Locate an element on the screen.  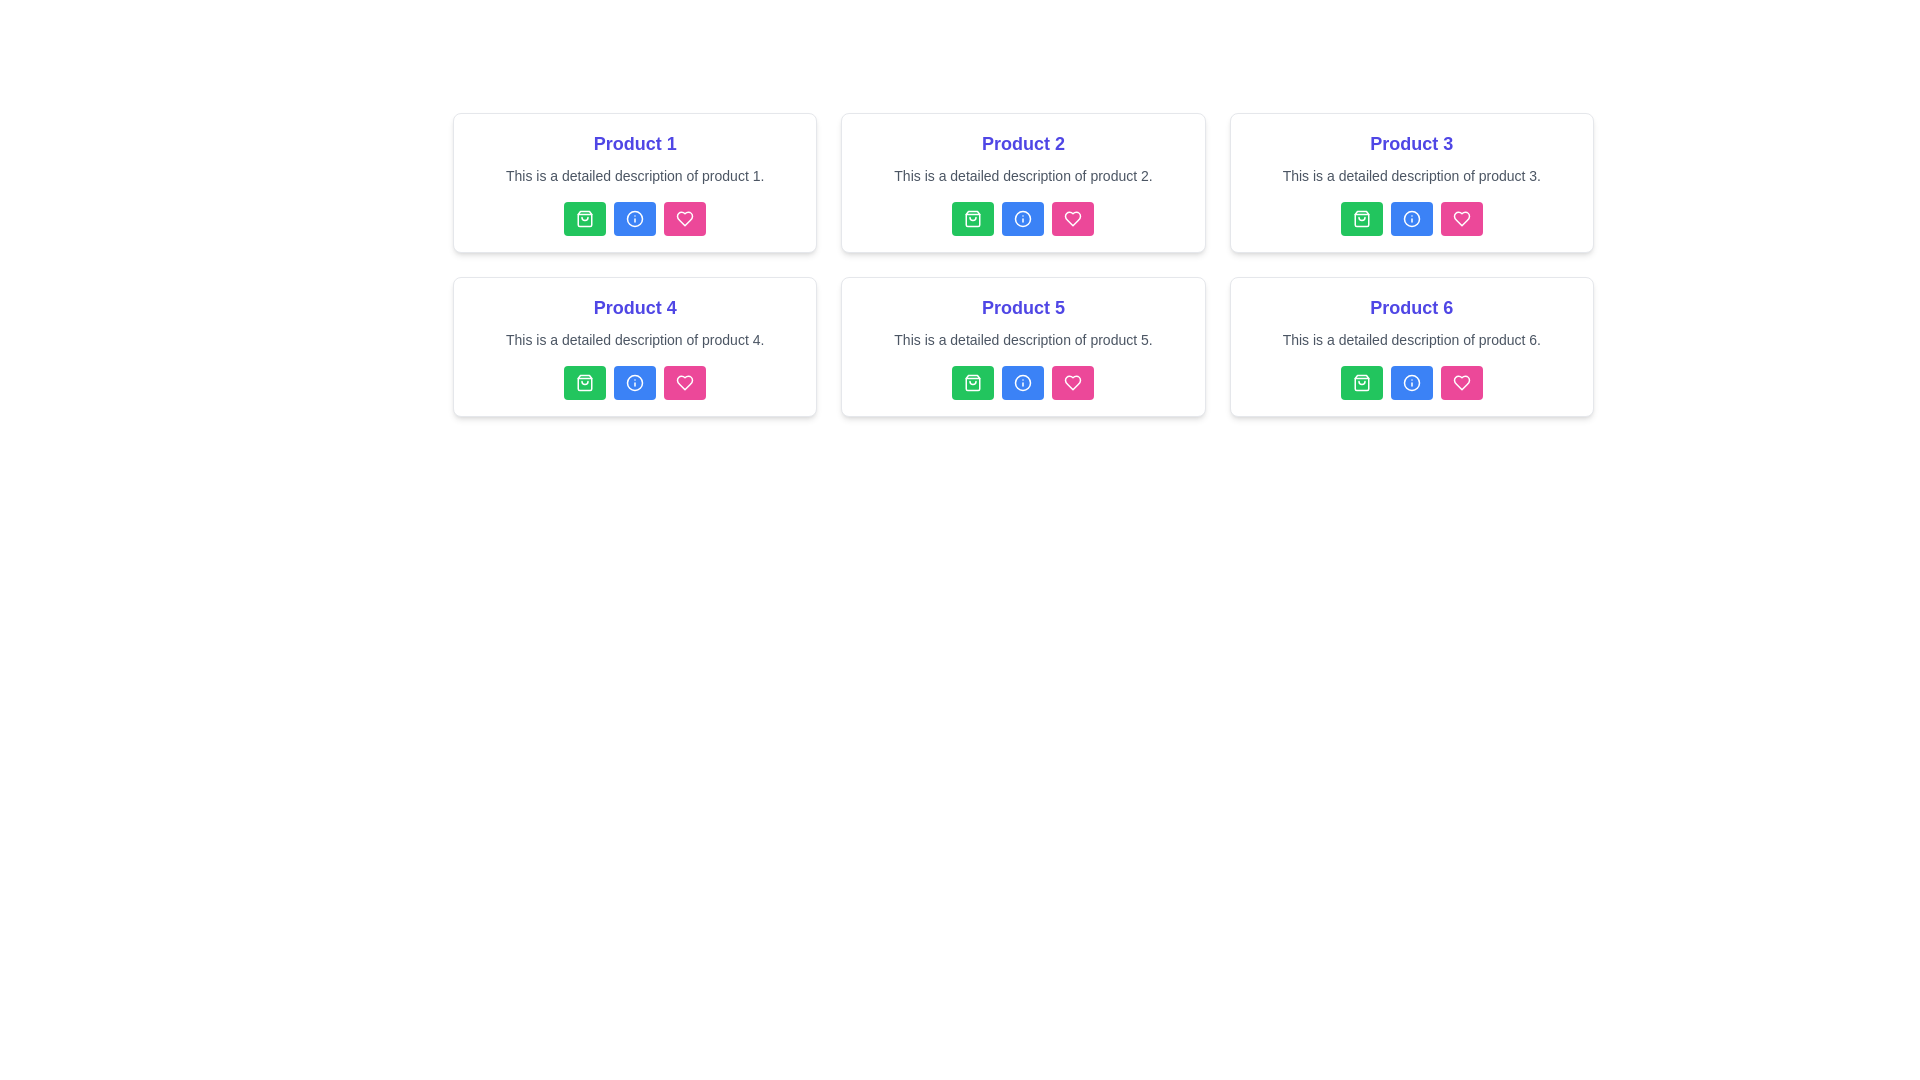
the text displaying 'Product 2' in the first position of the second product card is located at coordinates (1023, 142).